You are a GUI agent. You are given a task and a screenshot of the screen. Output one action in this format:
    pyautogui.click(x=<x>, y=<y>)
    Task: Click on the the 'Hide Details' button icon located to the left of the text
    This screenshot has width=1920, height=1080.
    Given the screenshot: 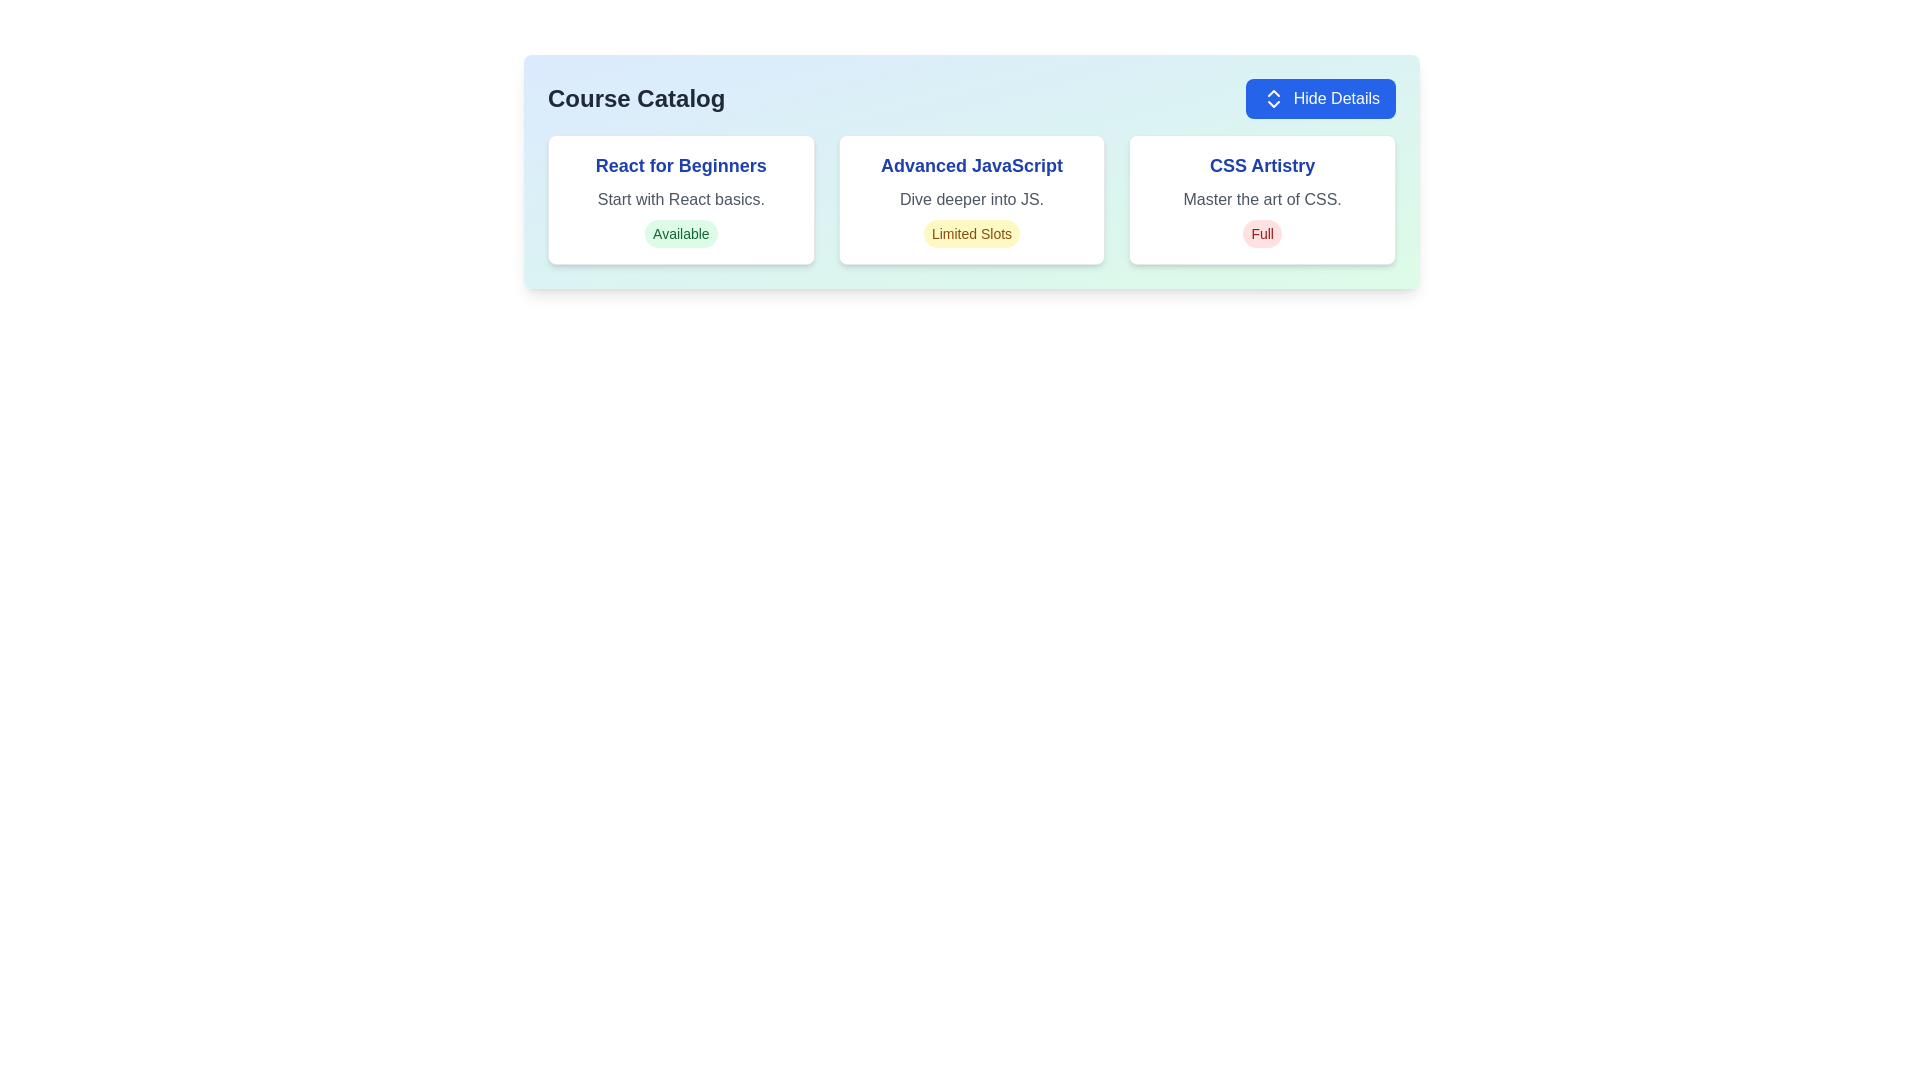 What is the action you would take?
    pyautogui.click(x=1272, y=99)
    